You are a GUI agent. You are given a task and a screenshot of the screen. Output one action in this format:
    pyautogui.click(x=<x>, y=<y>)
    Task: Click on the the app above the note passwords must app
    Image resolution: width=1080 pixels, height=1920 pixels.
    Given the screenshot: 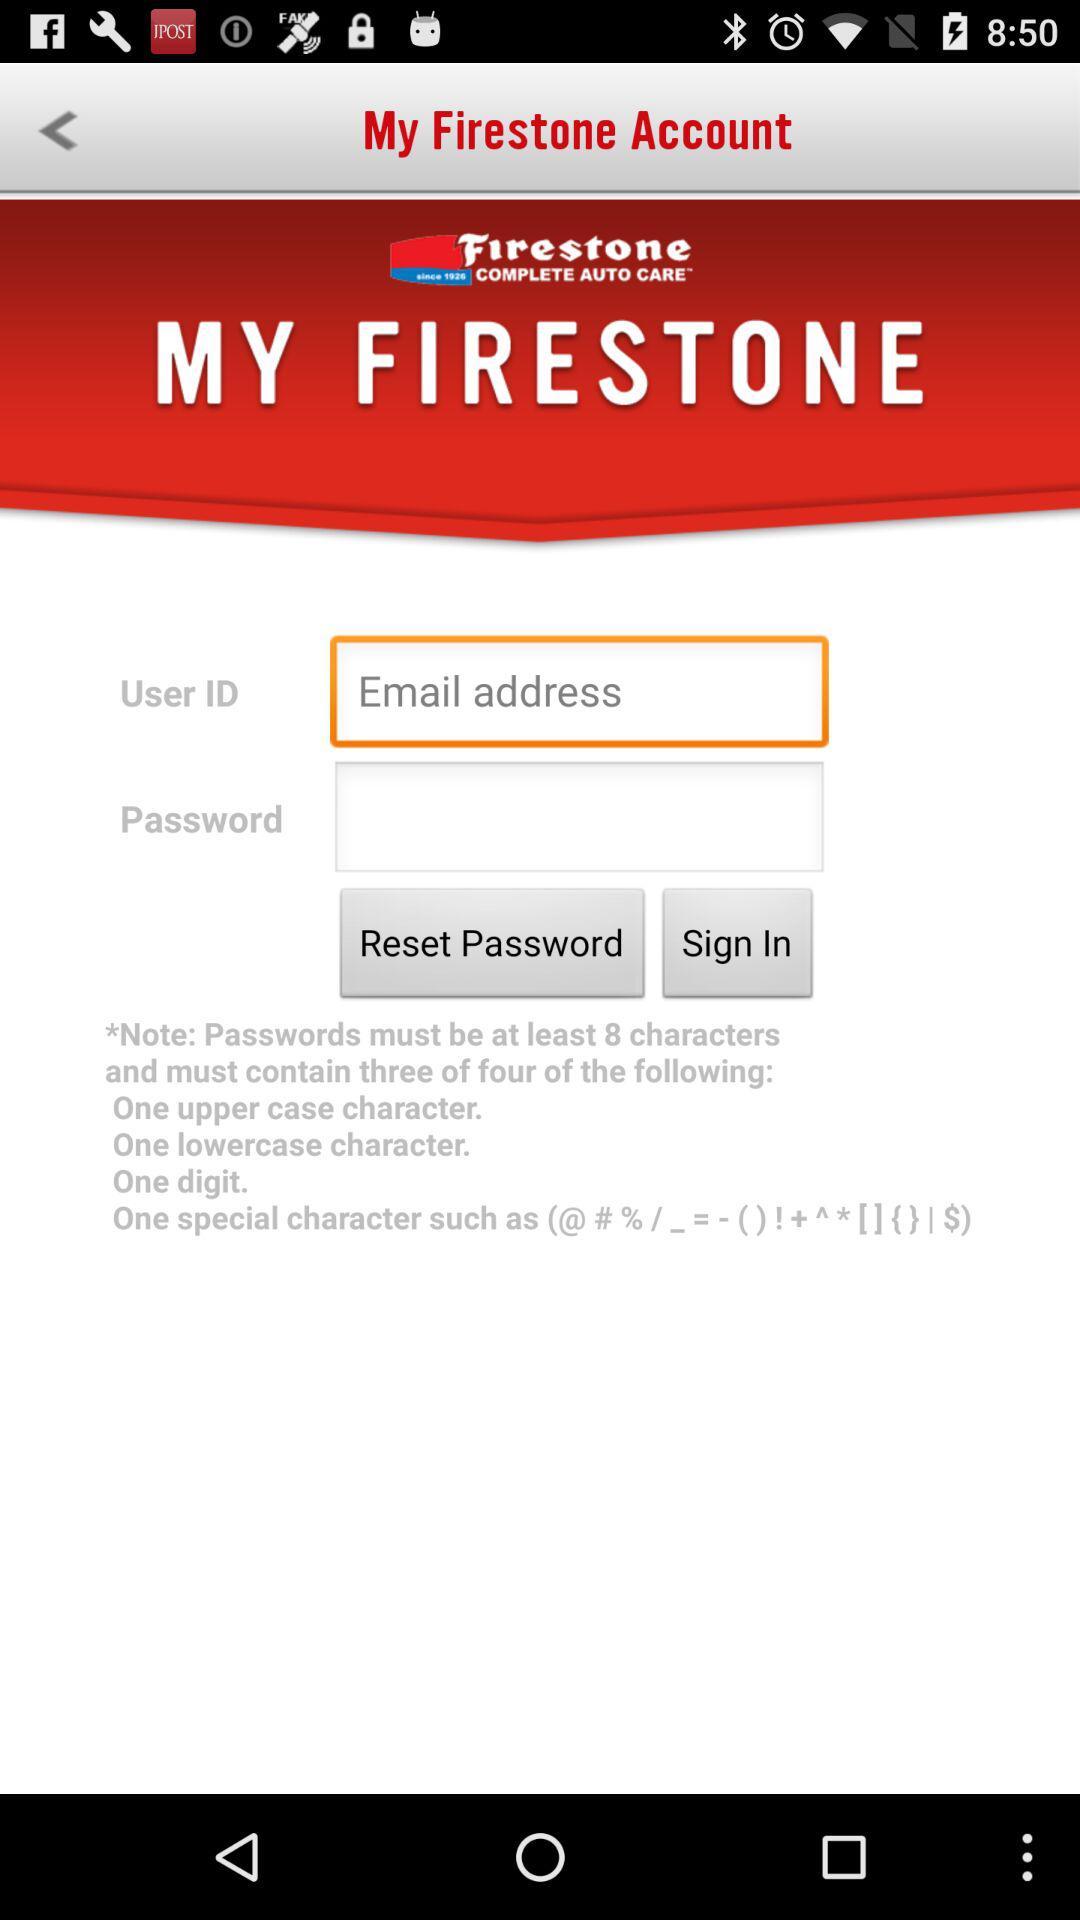 What is the action you would take?
    pyautogui.click(x=492, y=947)
    